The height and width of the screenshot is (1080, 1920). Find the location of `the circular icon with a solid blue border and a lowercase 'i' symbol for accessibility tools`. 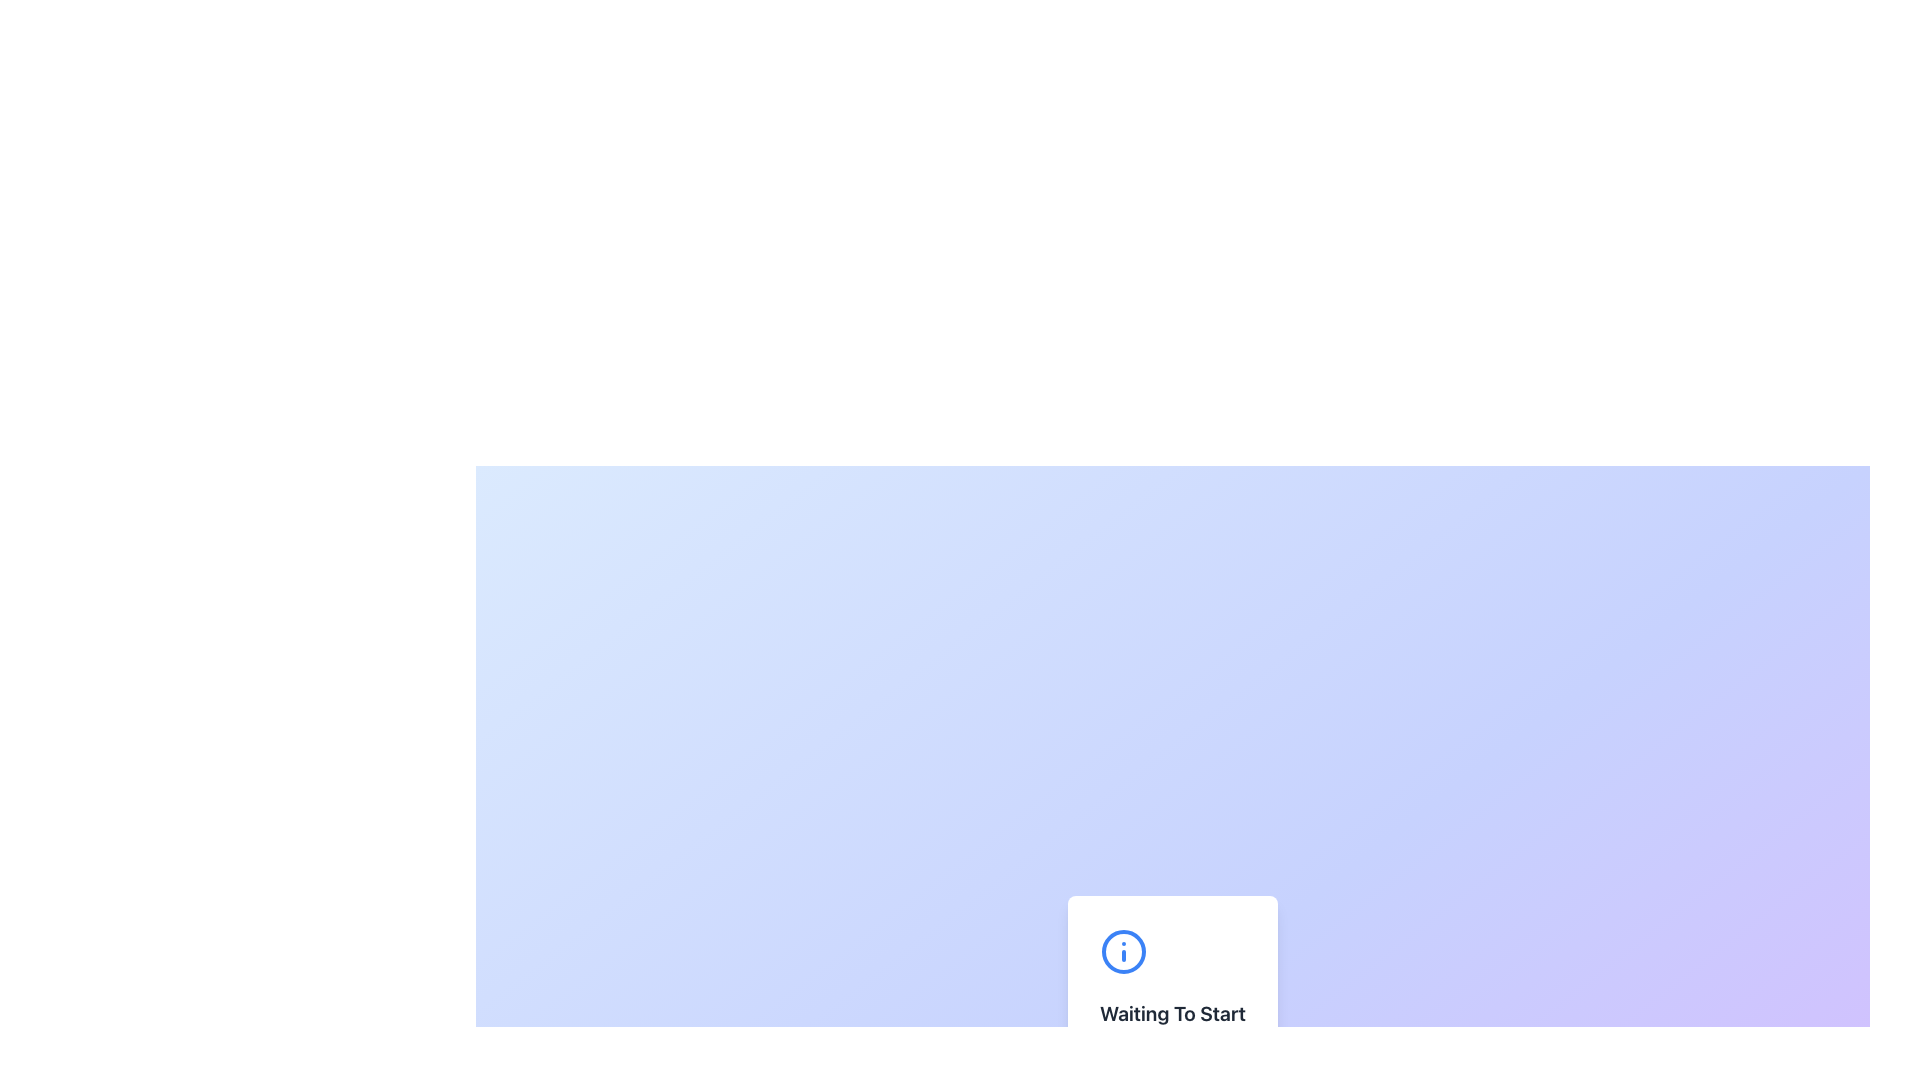

the circular icon with a solid blue border and a lowercase 'i' symbol for accessibility tools is located at coordinates (1123, 951).